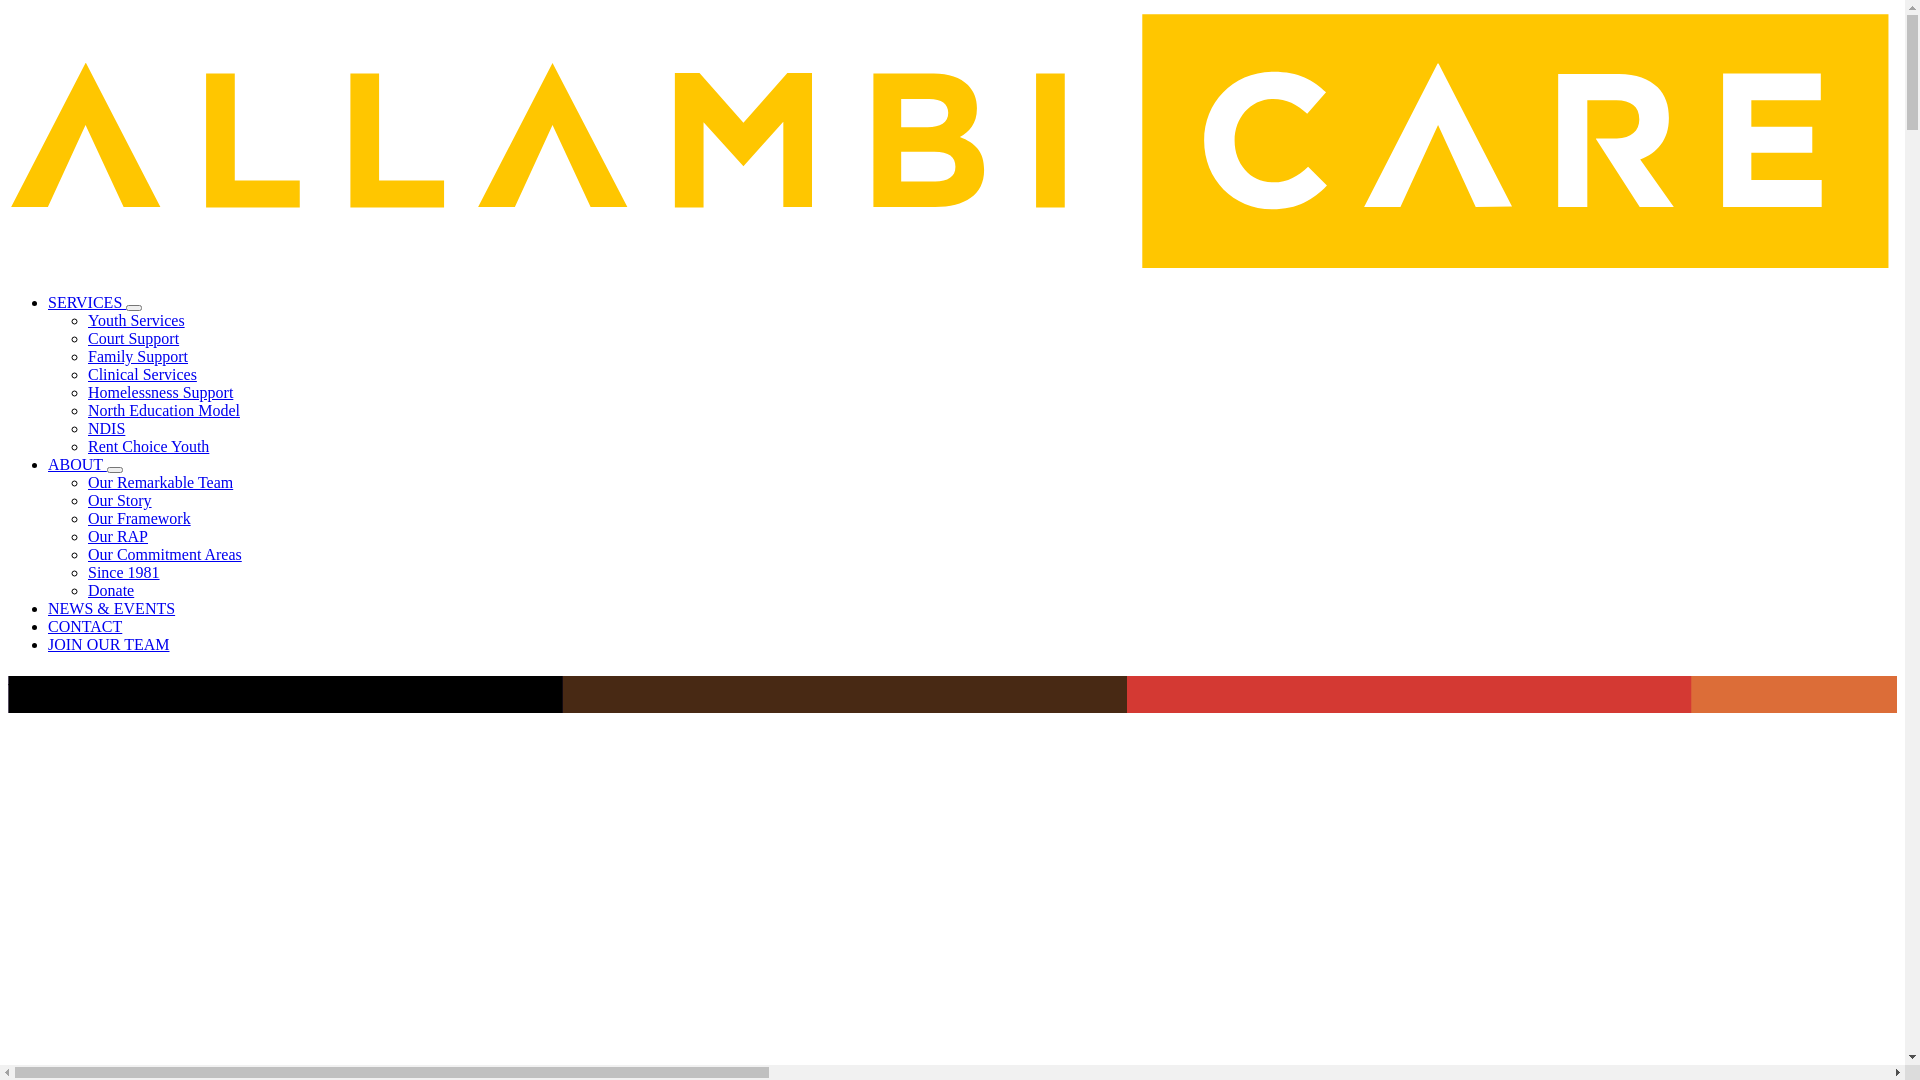 The height and width of the screenshot is (1080, 1920). What do you see at coordinates (132, 337) in the screenshot?
I see `'Court Support'` at bounding box center [132, 337].